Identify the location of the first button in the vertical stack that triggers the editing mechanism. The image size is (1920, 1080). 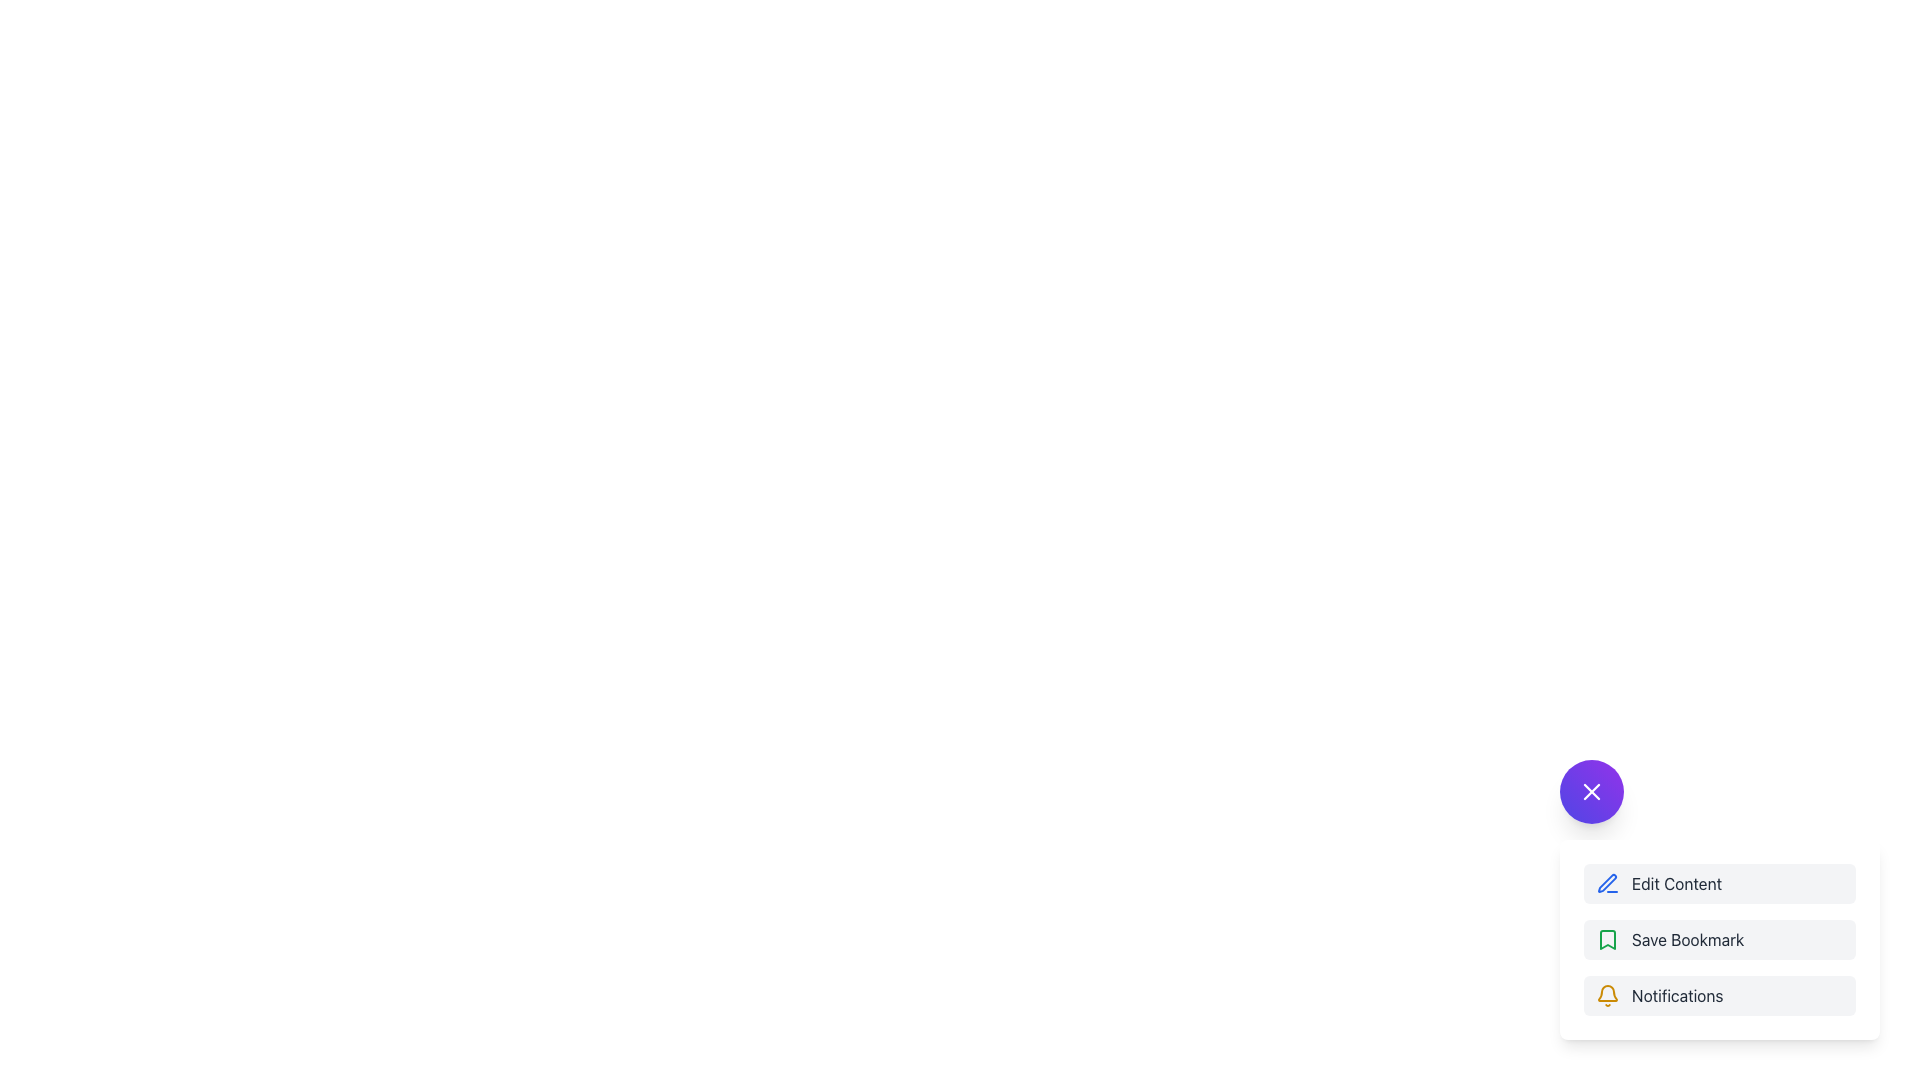
(1718, 898).